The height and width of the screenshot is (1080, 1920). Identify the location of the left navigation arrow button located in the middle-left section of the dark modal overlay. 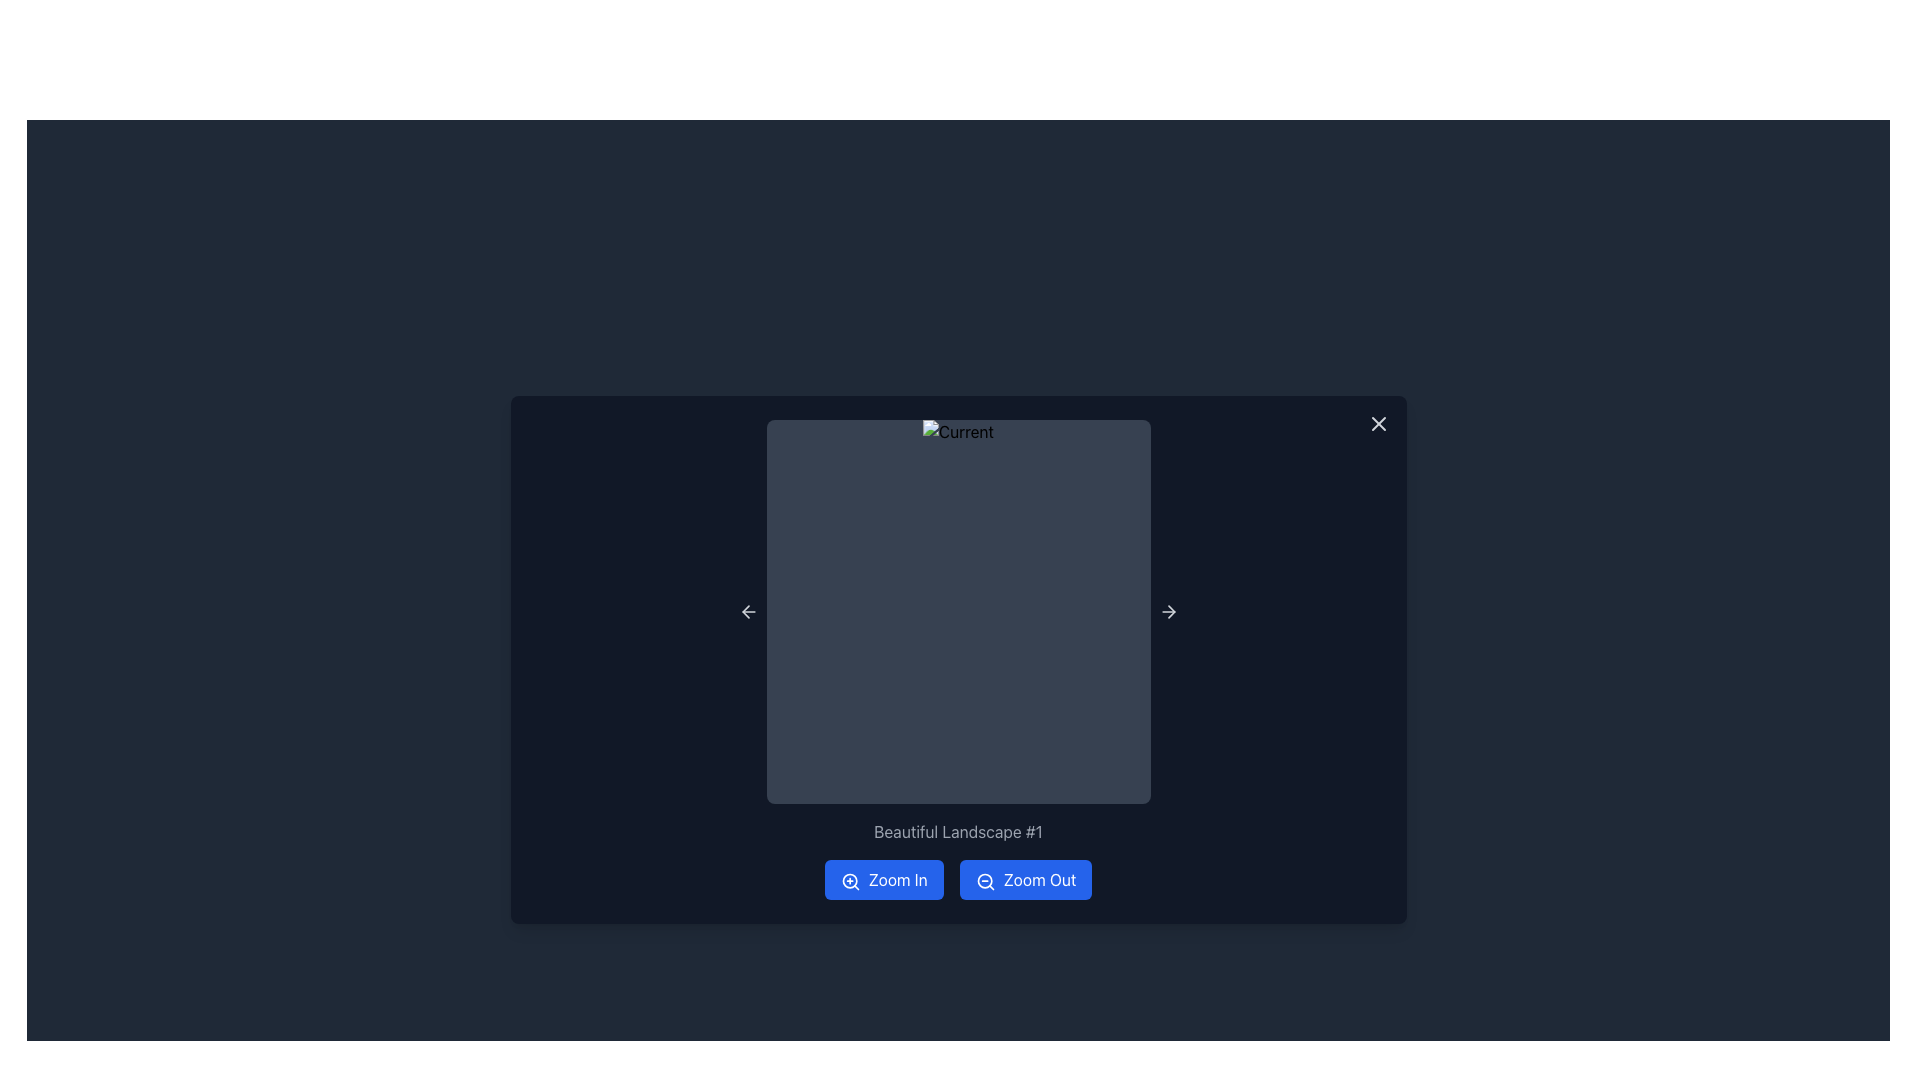
(747, 611).